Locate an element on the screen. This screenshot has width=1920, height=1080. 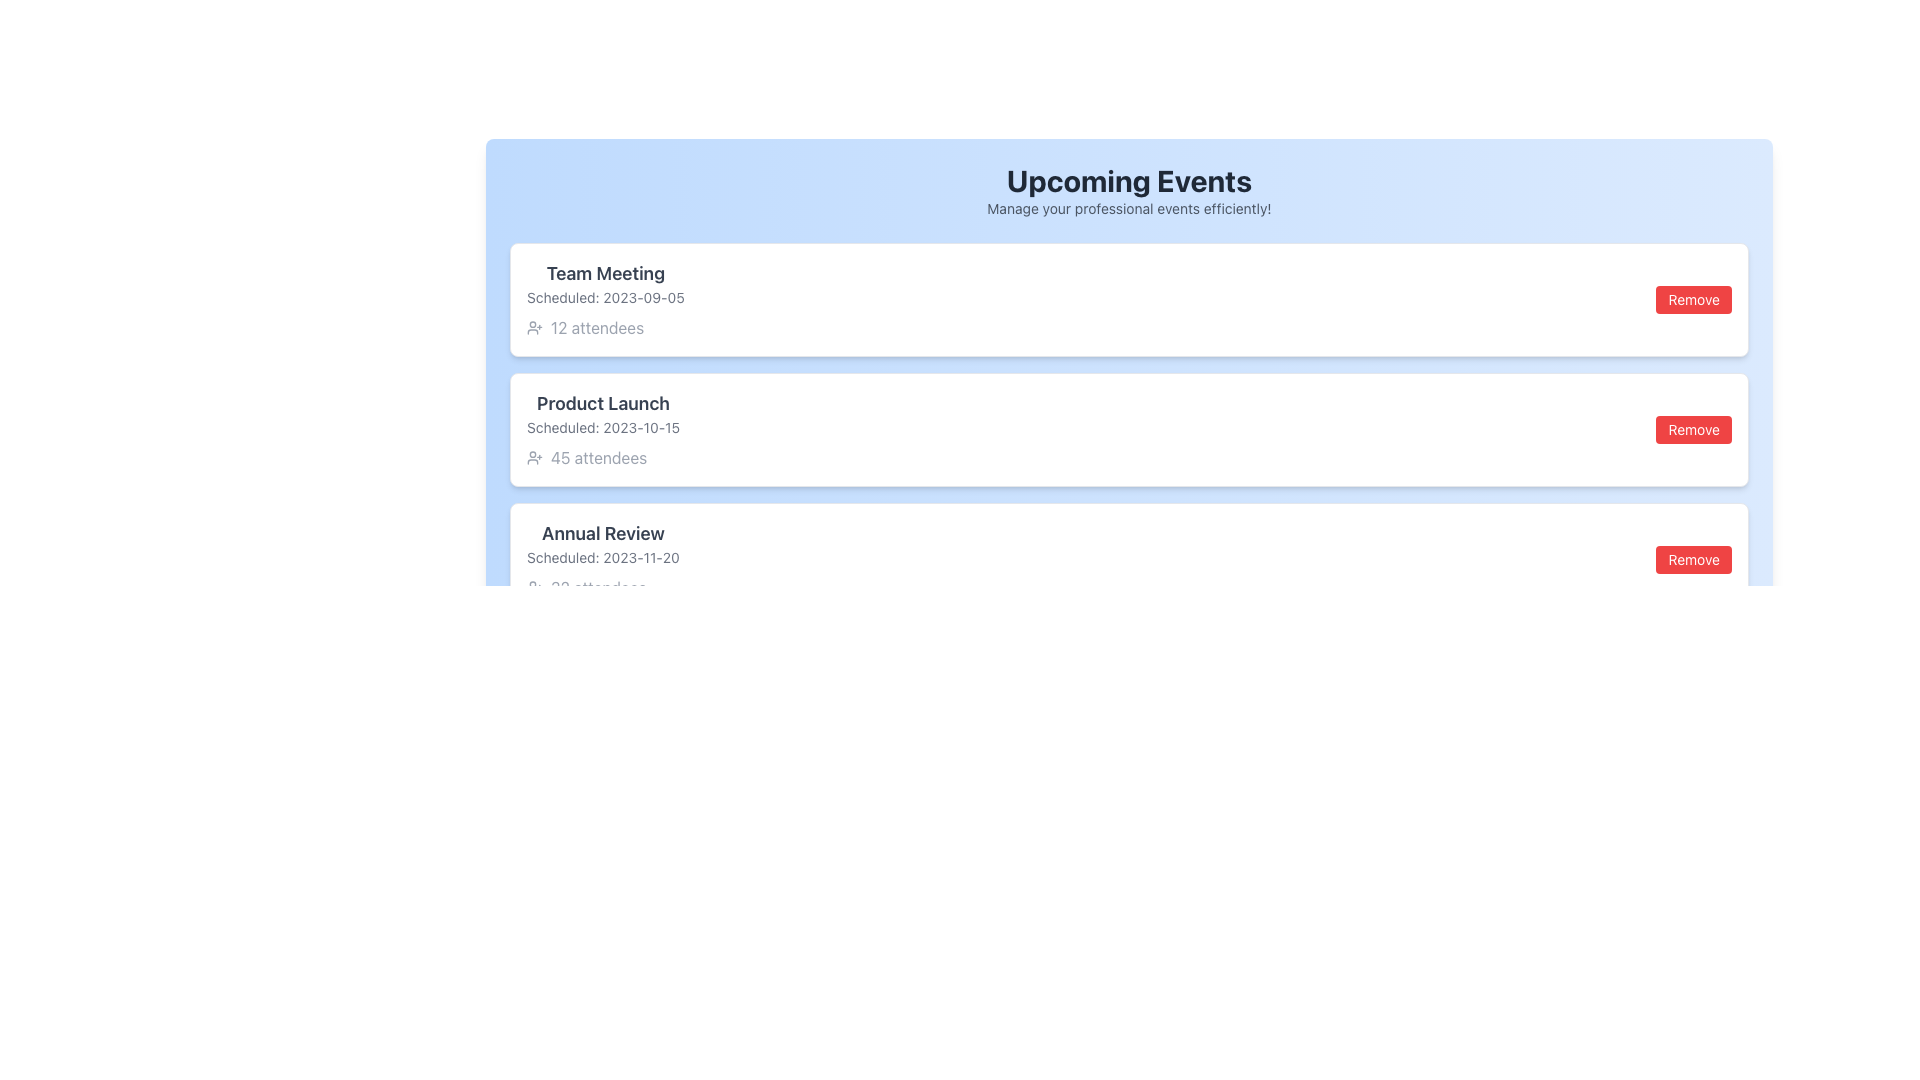
the text label titled 'Annual Review' in the third event entry of the 'Upcoming Events' section is located at coordinates (602, 532).